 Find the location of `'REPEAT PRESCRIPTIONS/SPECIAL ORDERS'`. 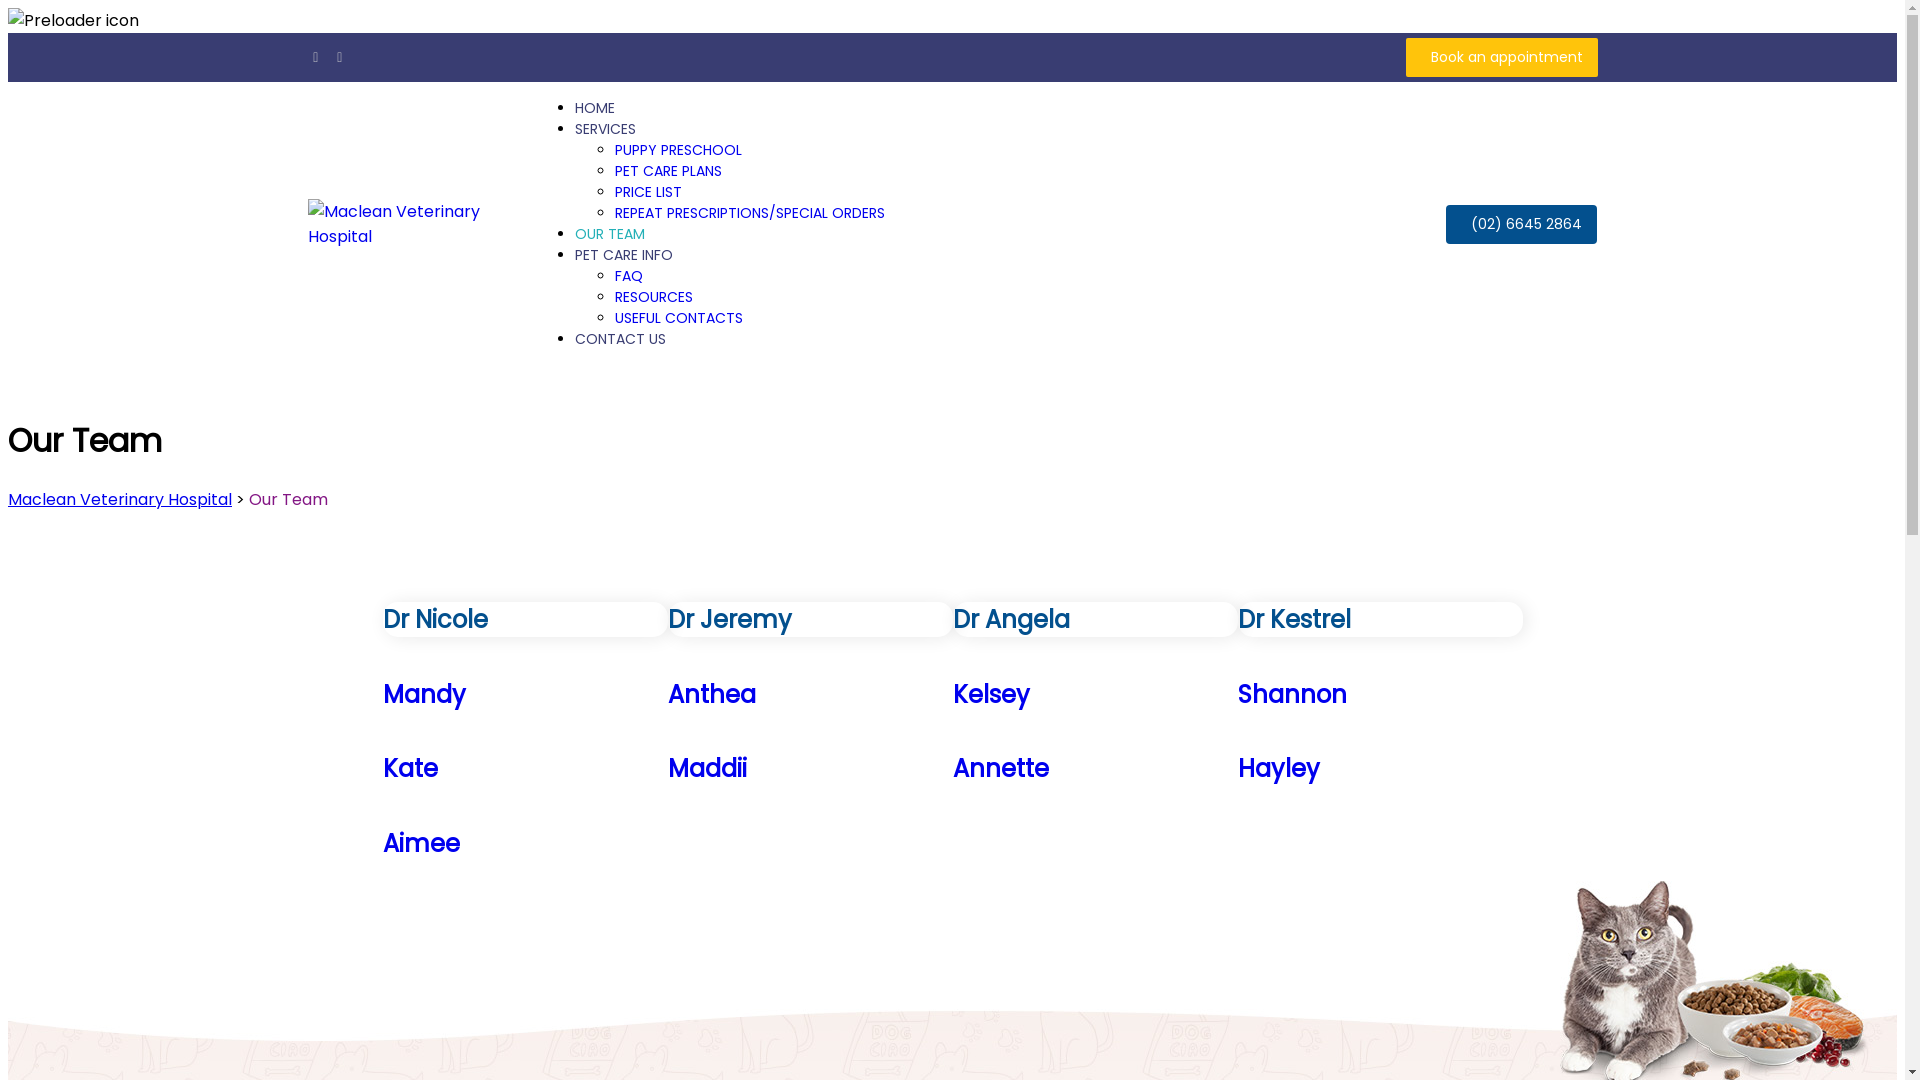

'REPEAT PRESCRIPTIONS/SPECIAL ORDERS' is located at coordinates (748, 212).